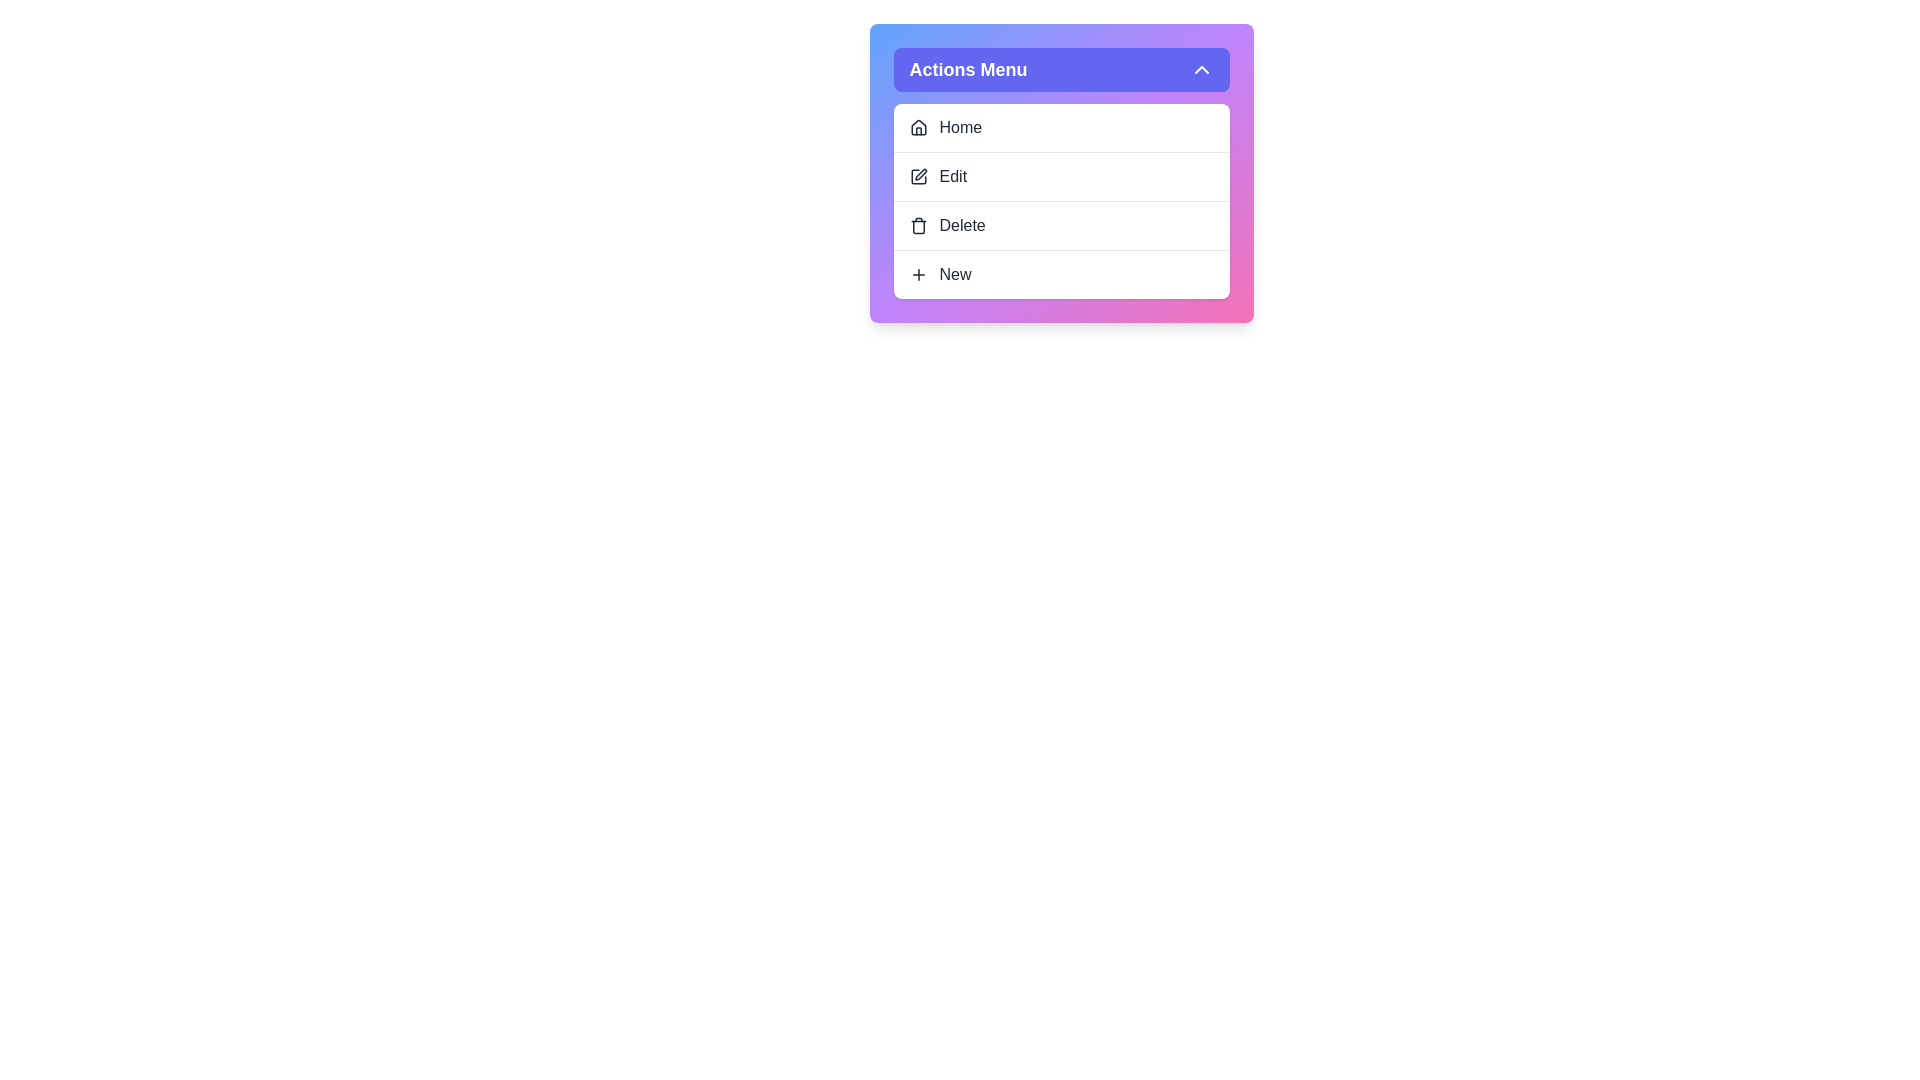  I want to click on the dropdown toggle button to toggle its visibility, so click(1060, 68).